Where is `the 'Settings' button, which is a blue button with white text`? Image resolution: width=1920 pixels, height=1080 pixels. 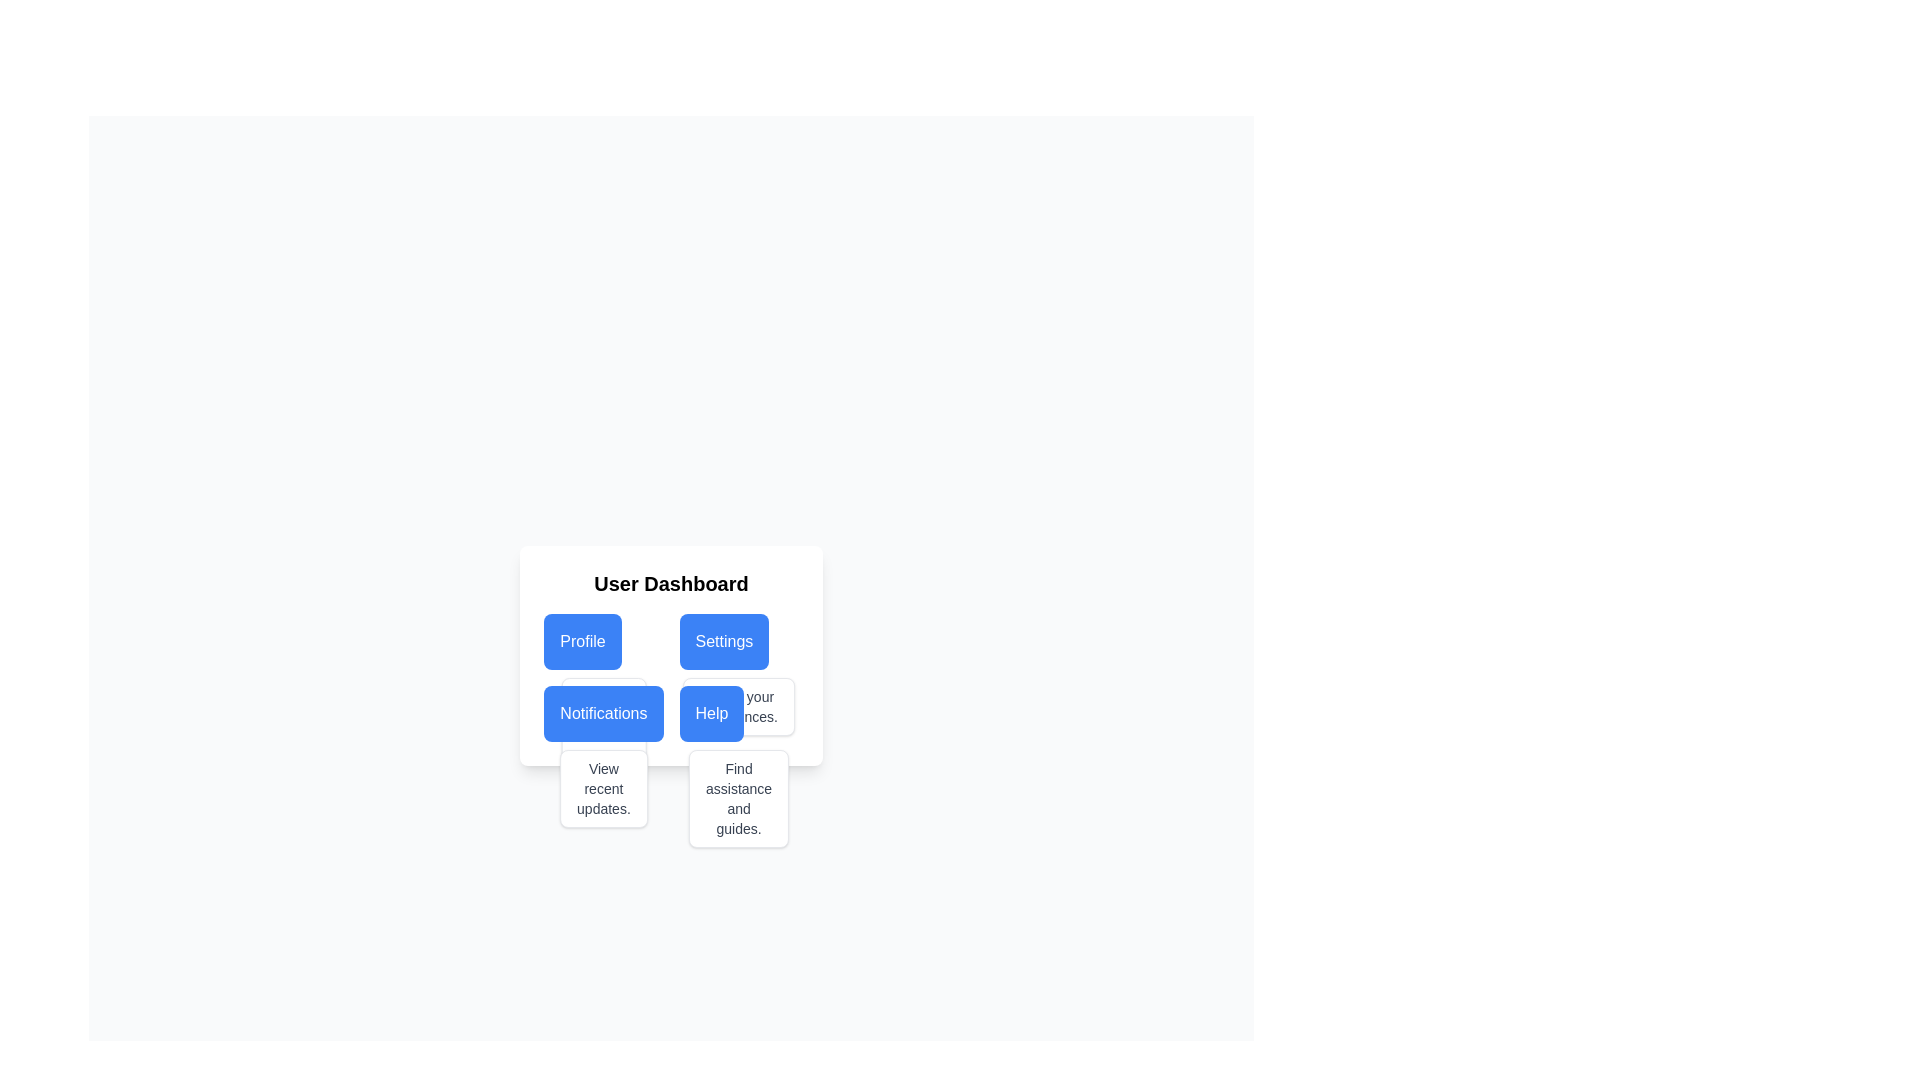
the 'Settings' button, which is a blue button with white text is located at coordinates (723, 641).